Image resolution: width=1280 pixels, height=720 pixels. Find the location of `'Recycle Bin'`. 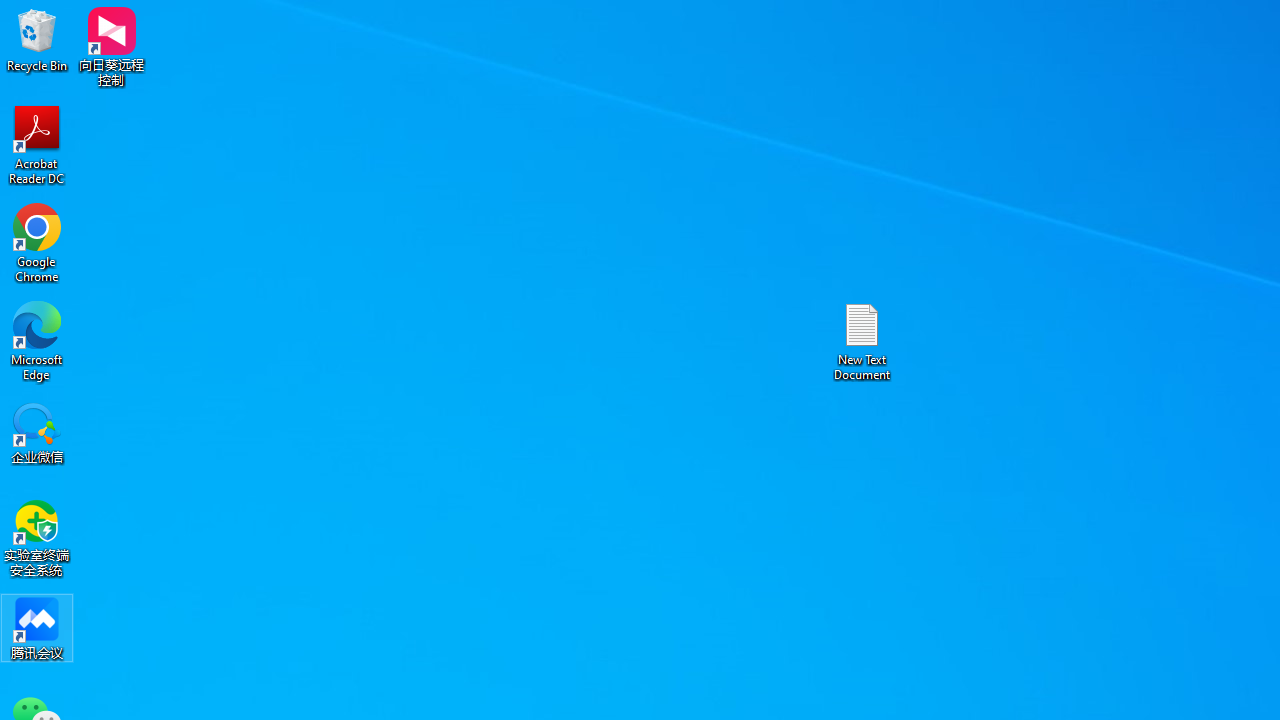

'Recycle Bin' is located at coordinates (37, 39).